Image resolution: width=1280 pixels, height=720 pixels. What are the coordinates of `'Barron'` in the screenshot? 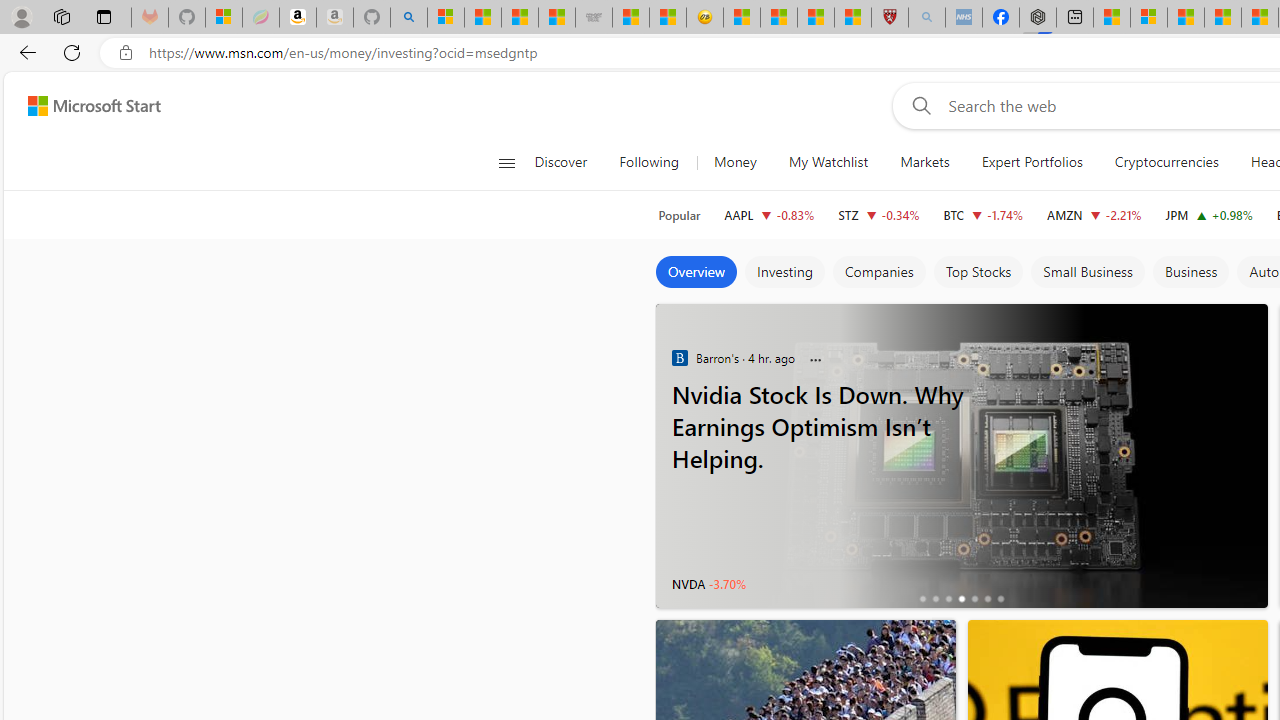 It's located at (679, 356).